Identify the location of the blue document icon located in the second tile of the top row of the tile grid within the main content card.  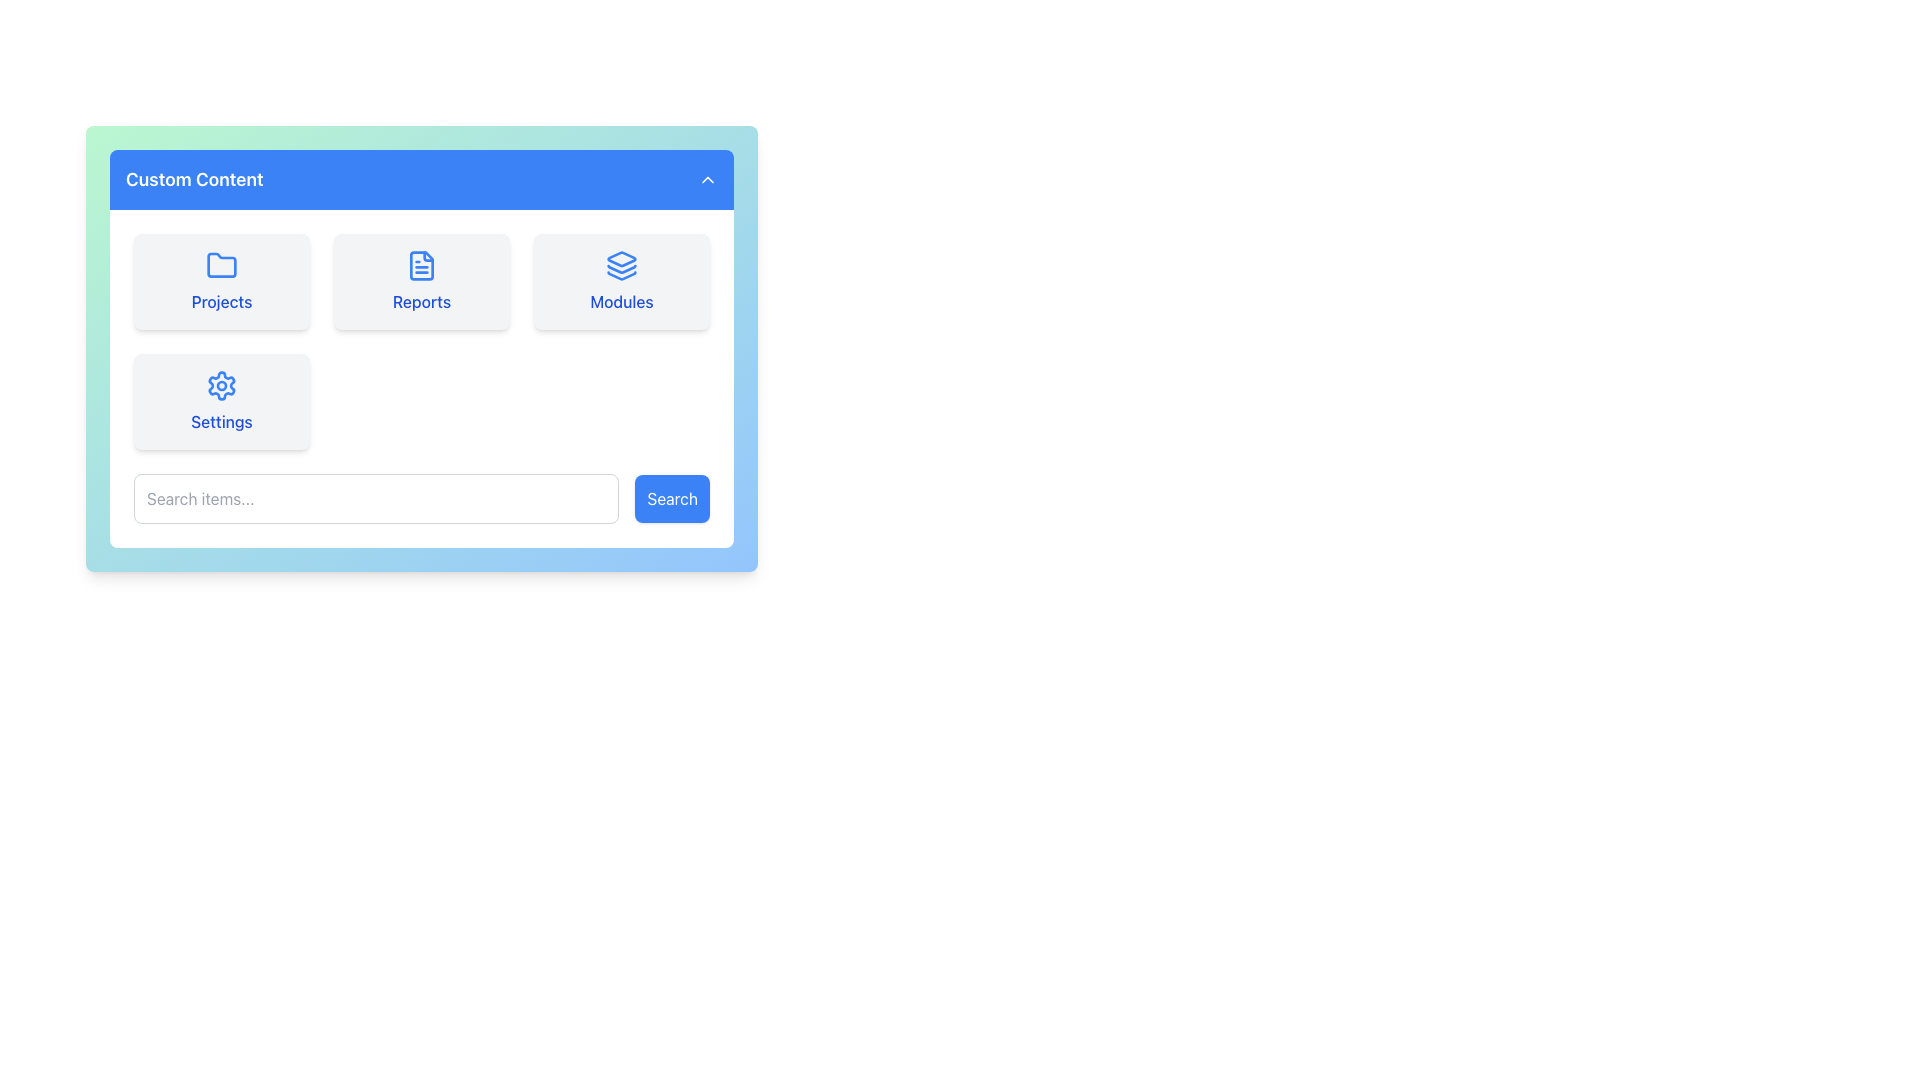
(421, 265).